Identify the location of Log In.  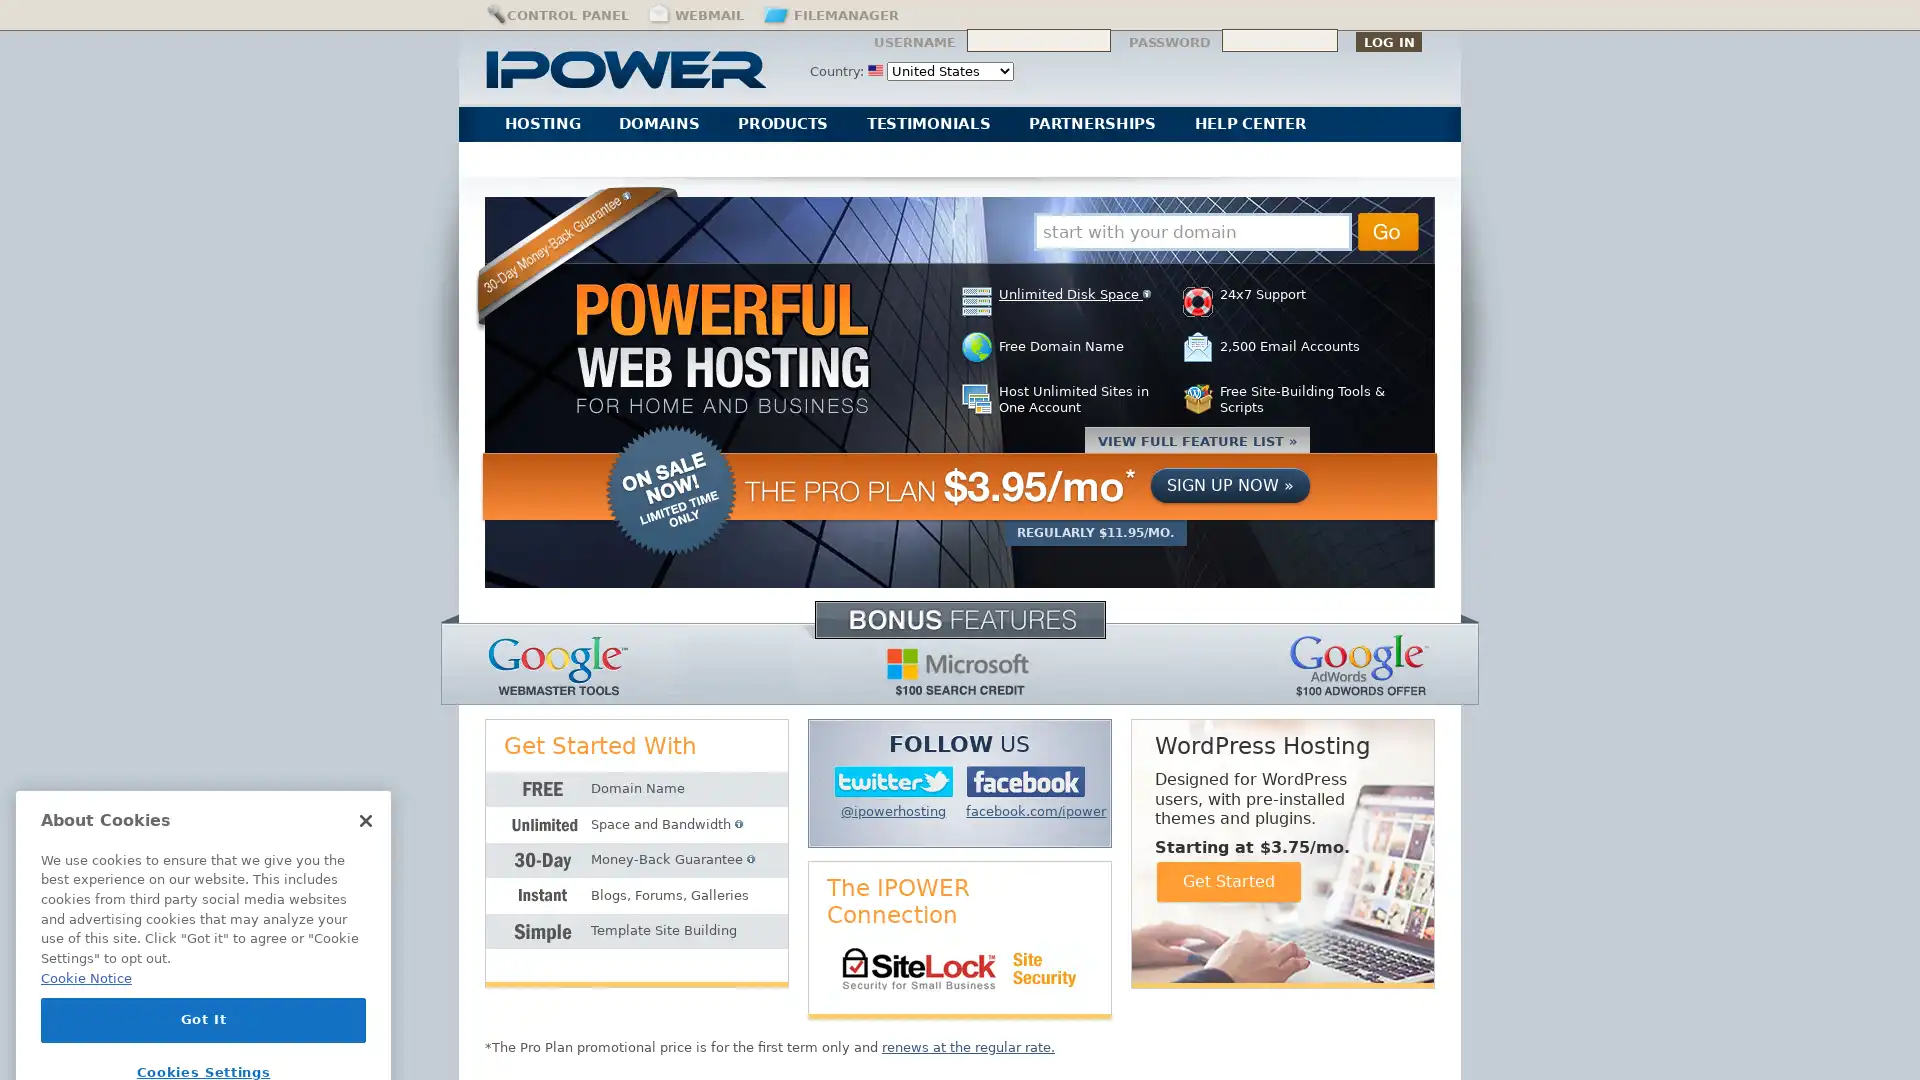
(1387, 41).